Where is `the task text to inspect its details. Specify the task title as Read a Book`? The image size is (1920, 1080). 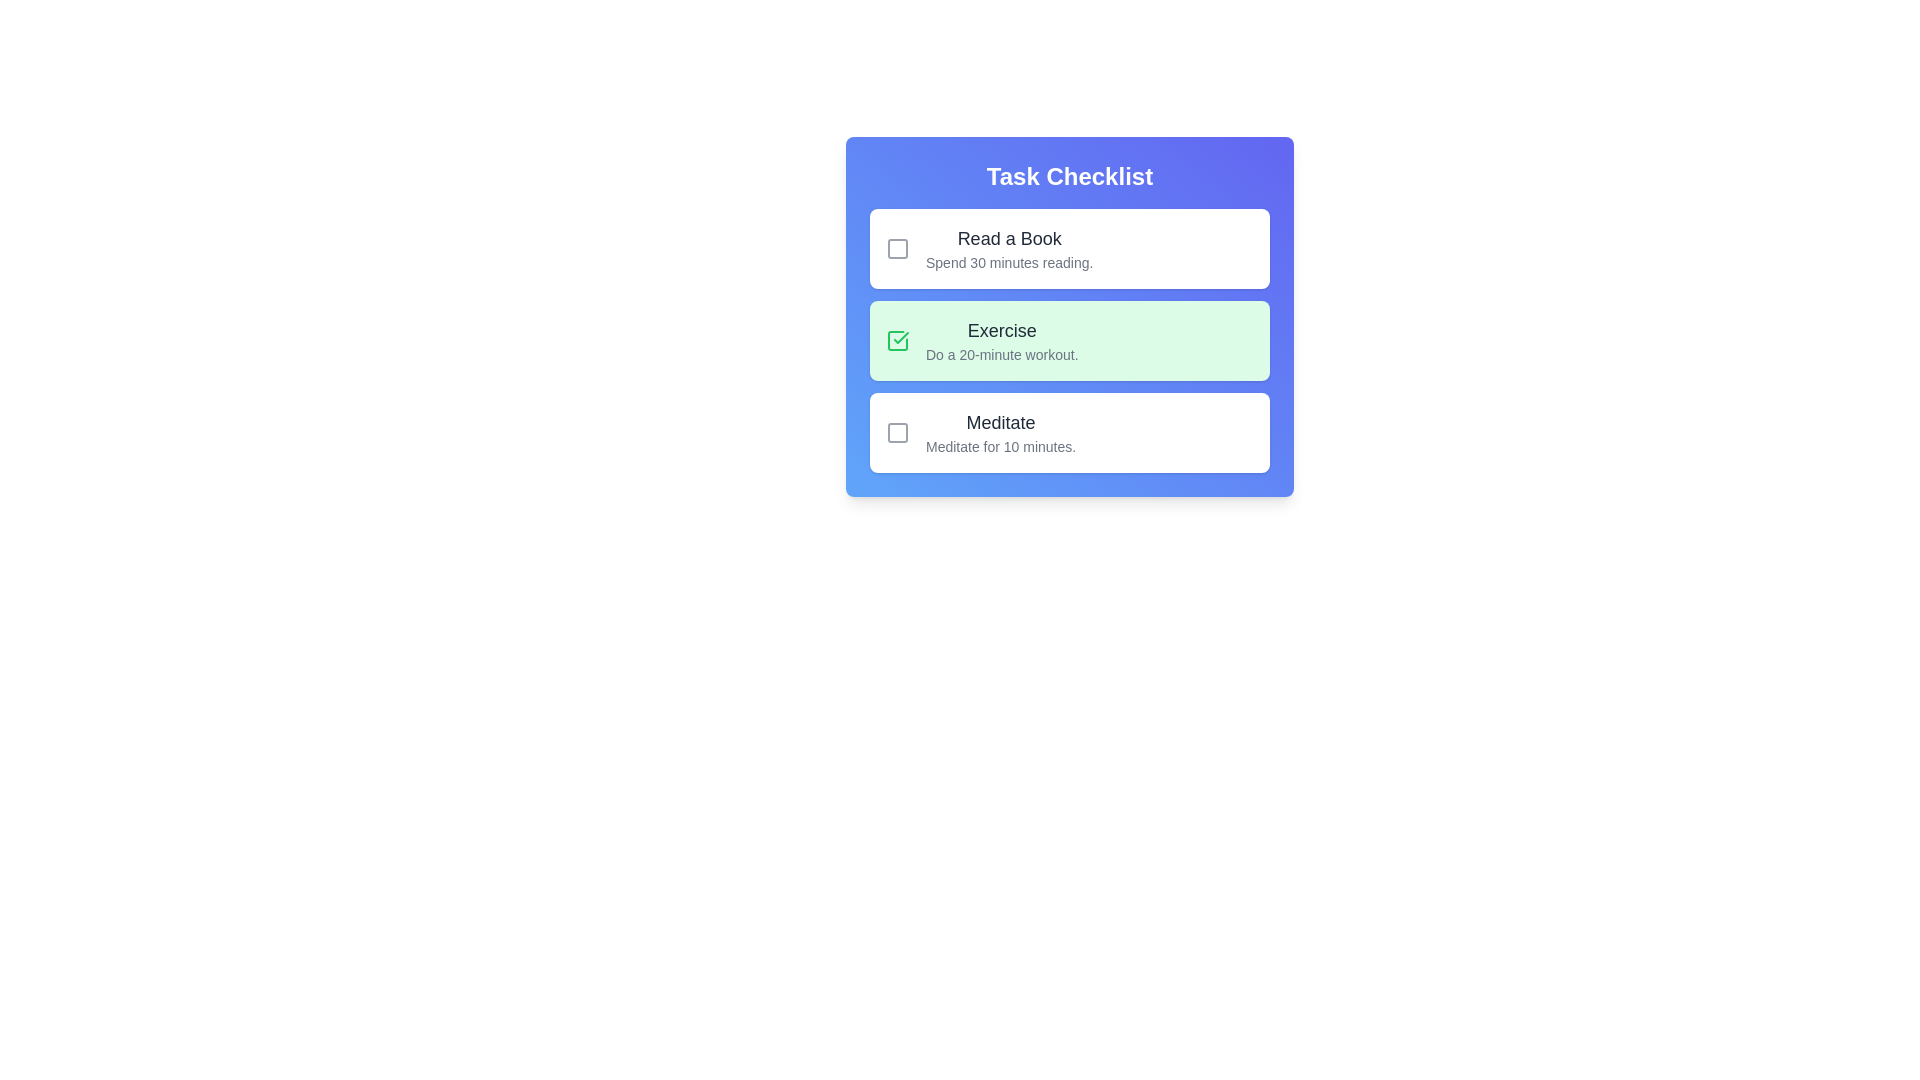 the task text to inspect its details. Specify the task title as Read a Book is located at coordinates (1009, 238).